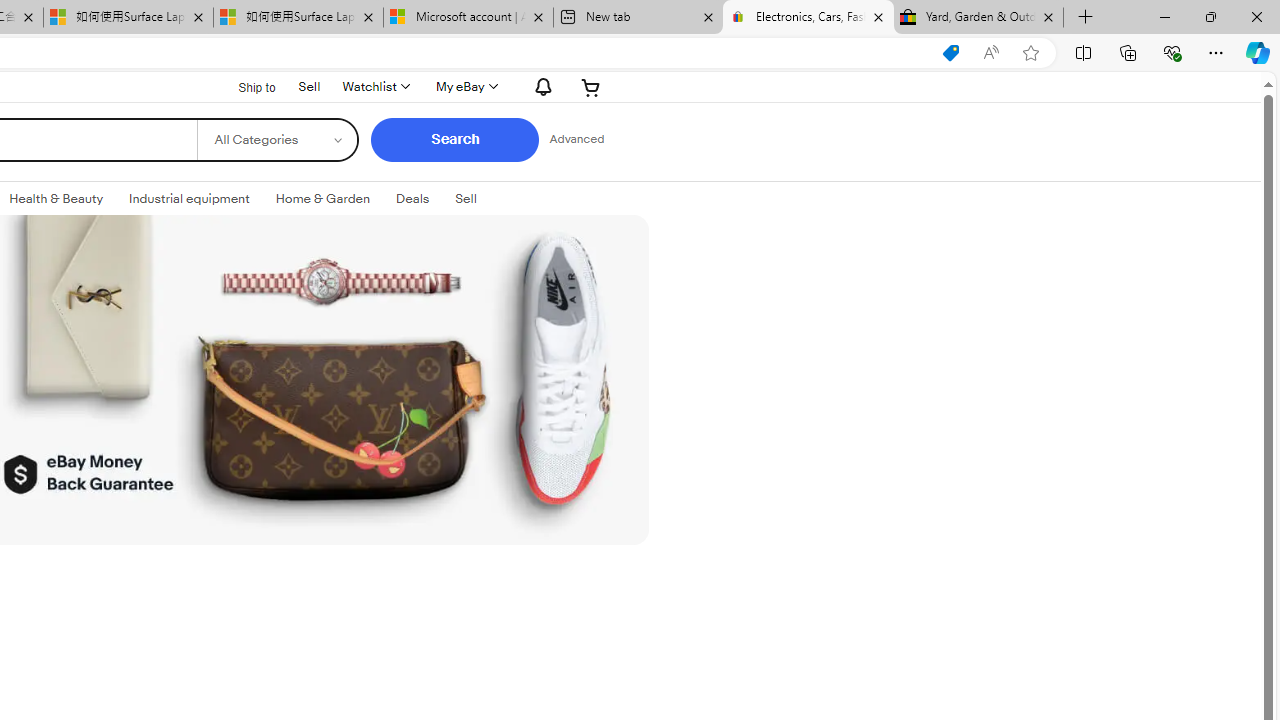 The width and height of the screenshot is (1280, 720). Describe the element at coordinates (575, 139) in the screenshot. I see `'Advanced Search'` at that location.